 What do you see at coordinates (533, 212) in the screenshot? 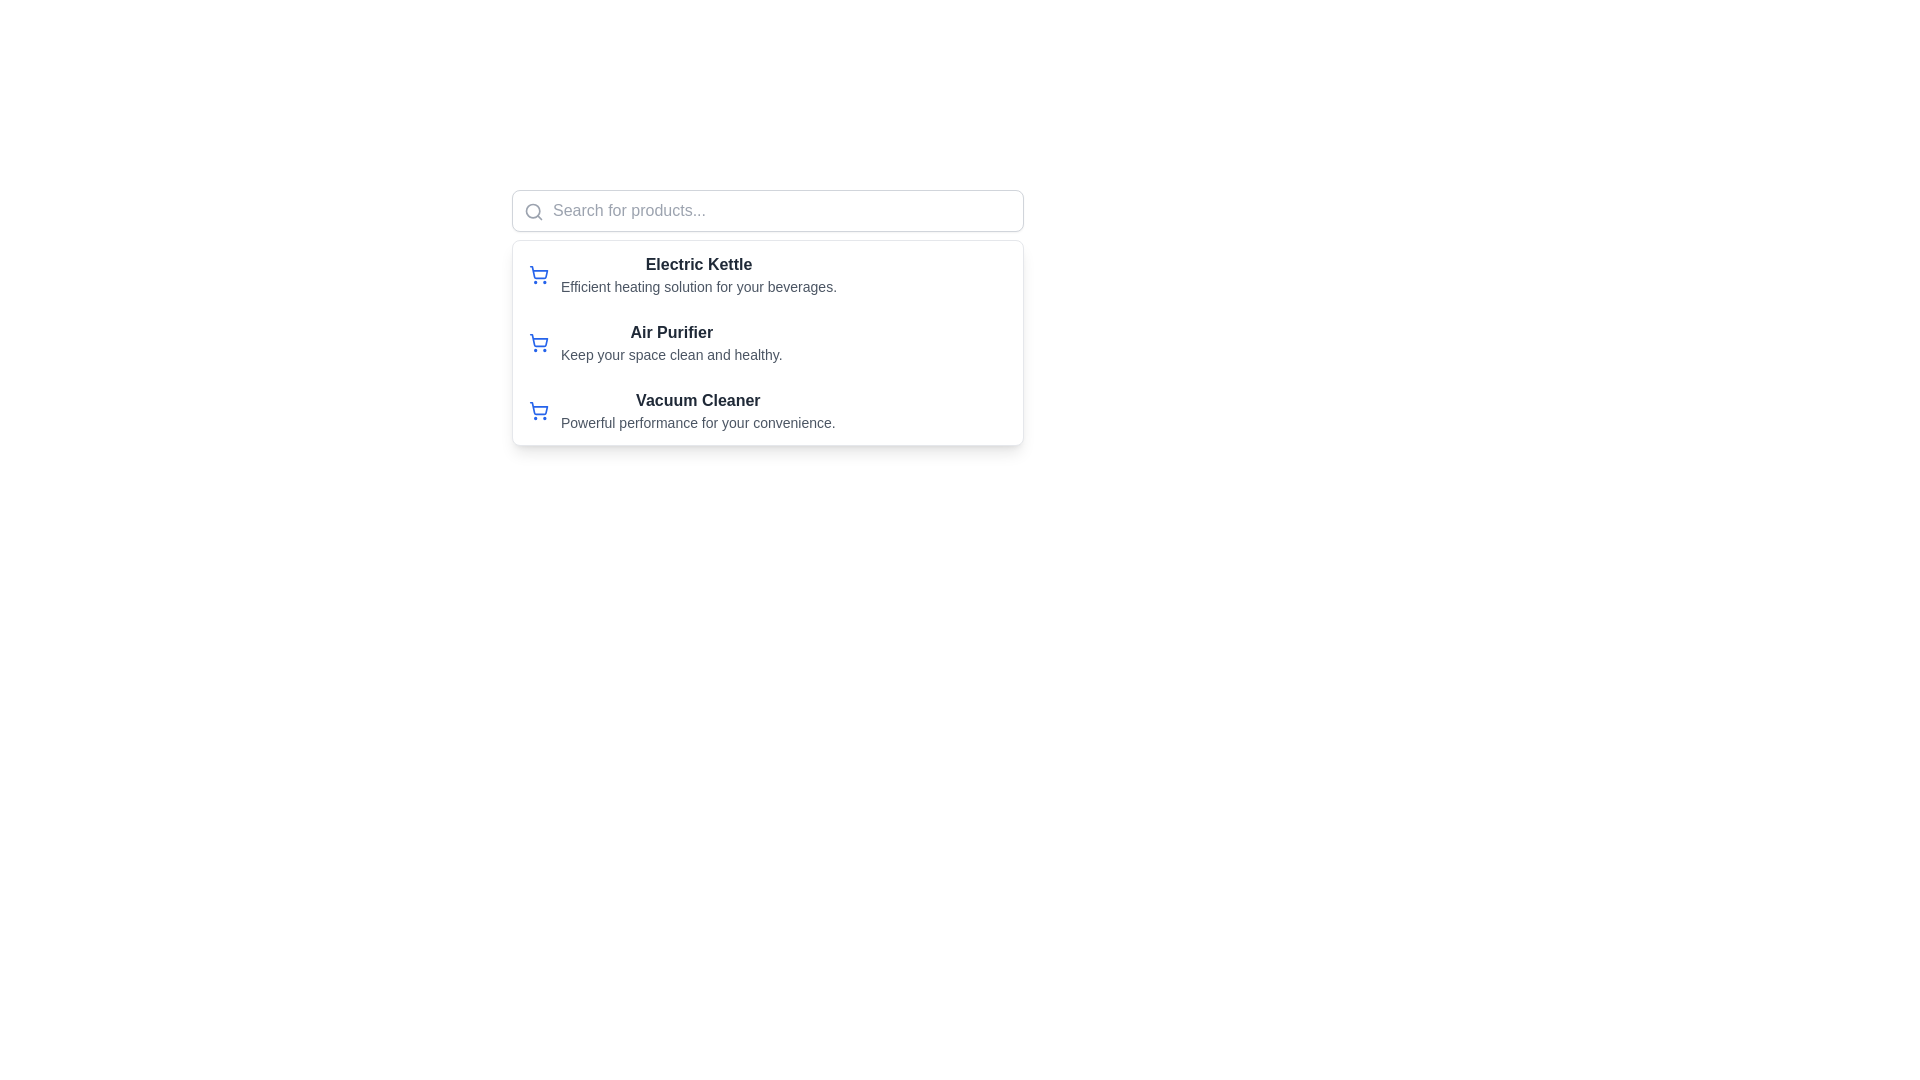
I see `the search icon located at the top-left area of the search bar, which visually represents the search functionality` at bounding box center [533, 212].